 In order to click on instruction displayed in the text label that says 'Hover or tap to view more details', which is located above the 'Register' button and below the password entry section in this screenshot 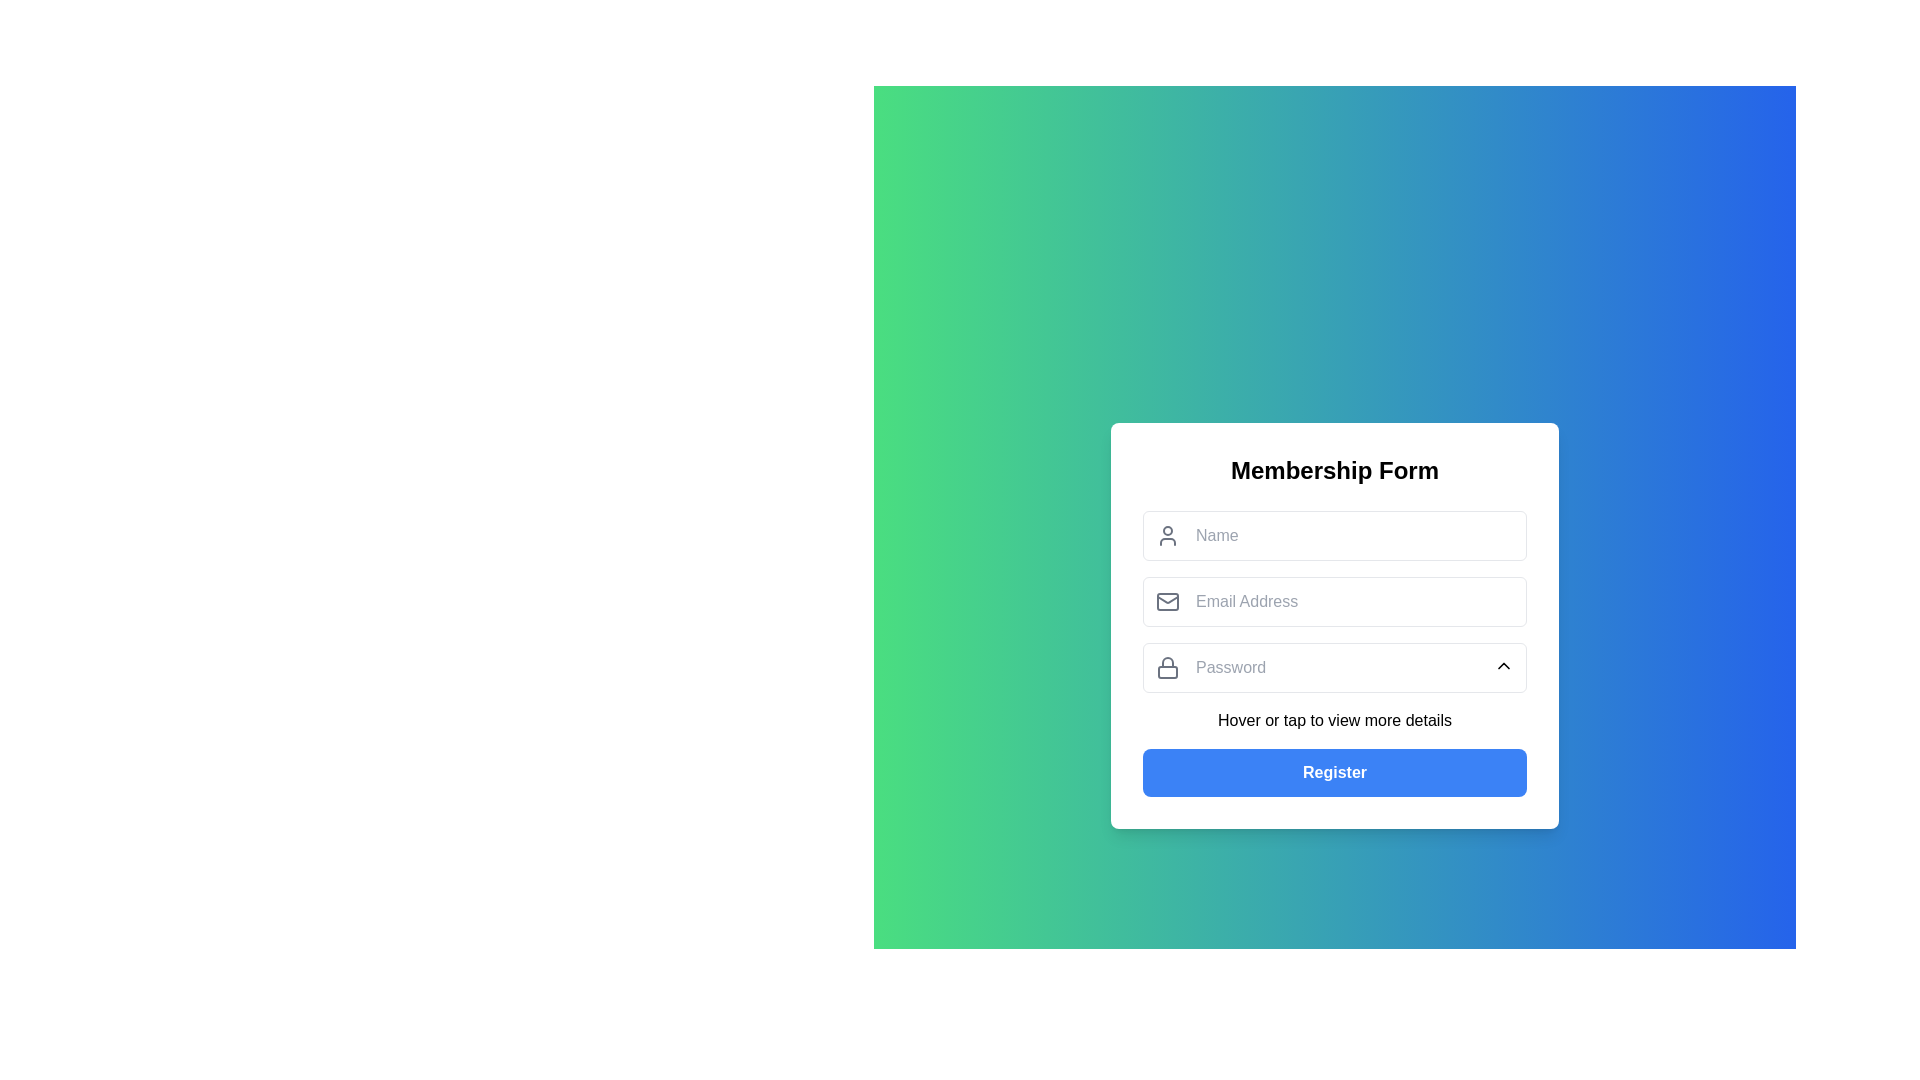, I will do `click(1334, 721)`.